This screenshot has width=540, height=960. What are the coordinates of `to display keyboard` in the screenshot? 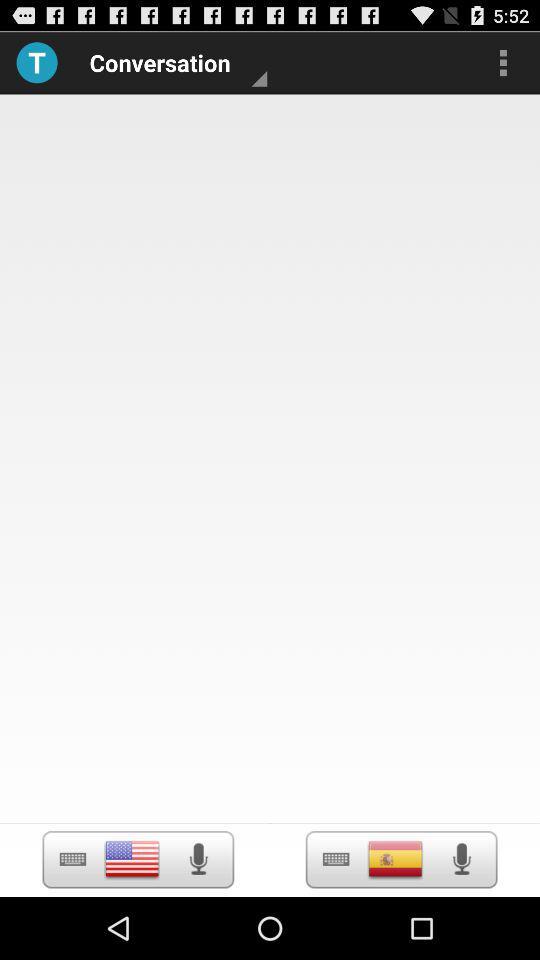 It's located at (71, 858).